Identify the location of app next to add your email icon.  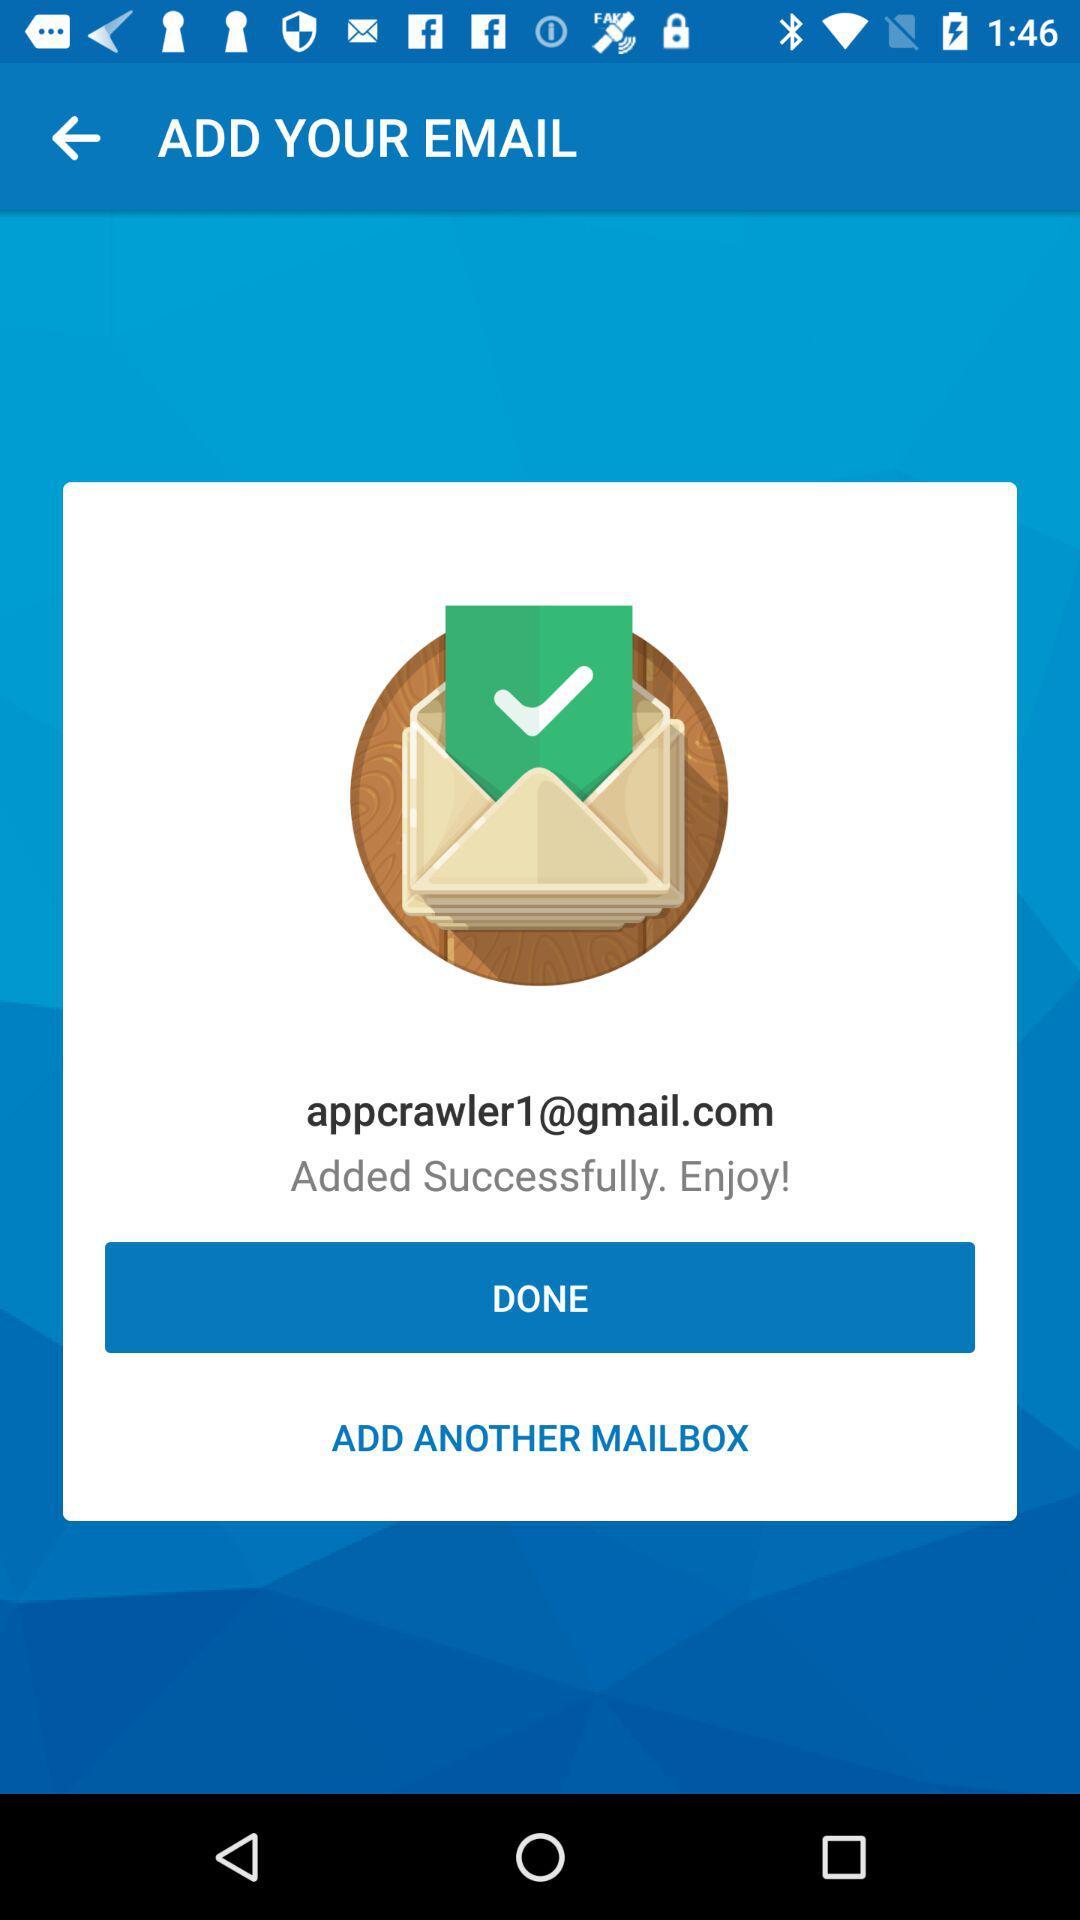
(83, 135).